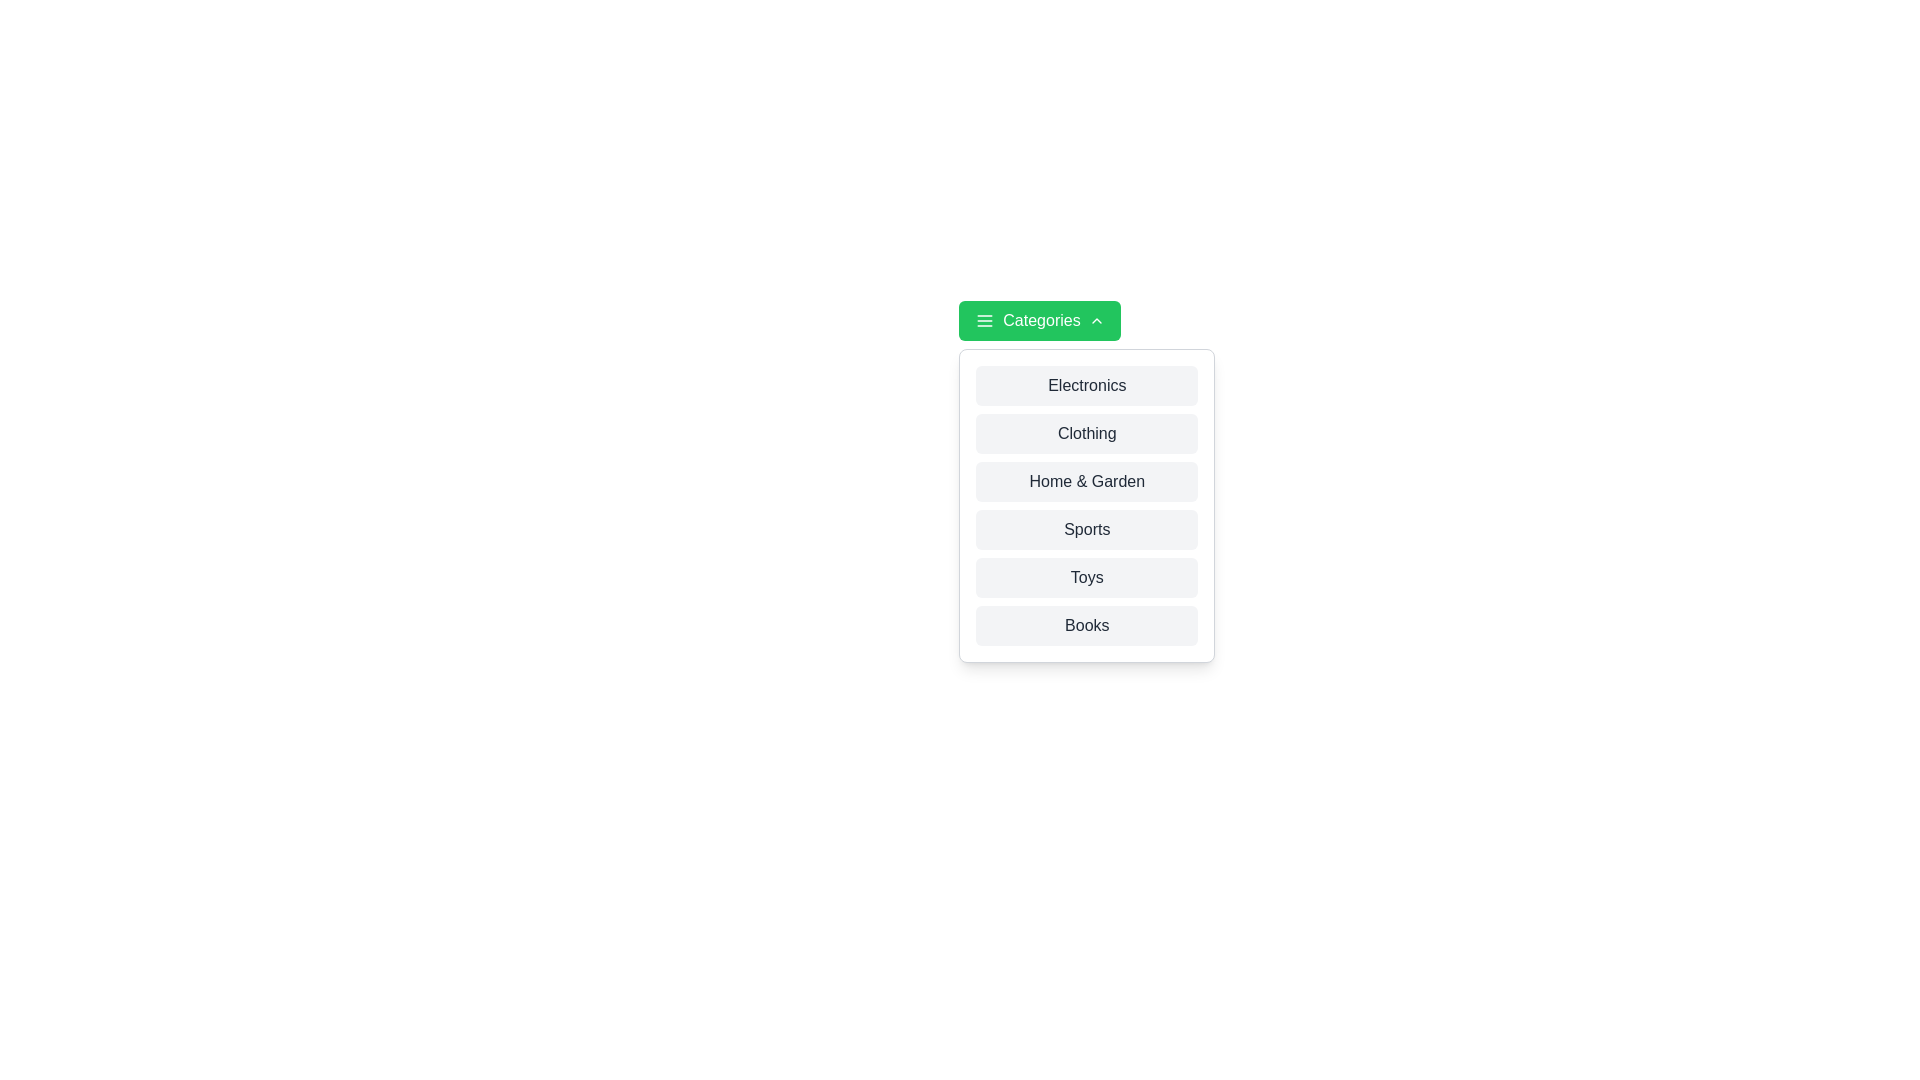 The width and height of the screenshot is (1920, 1080). I want to click on the 'Toys' button, which is a rectangular button with a light gray background and dark gray text, located under the 'Categories' section, so click(1086, 578).